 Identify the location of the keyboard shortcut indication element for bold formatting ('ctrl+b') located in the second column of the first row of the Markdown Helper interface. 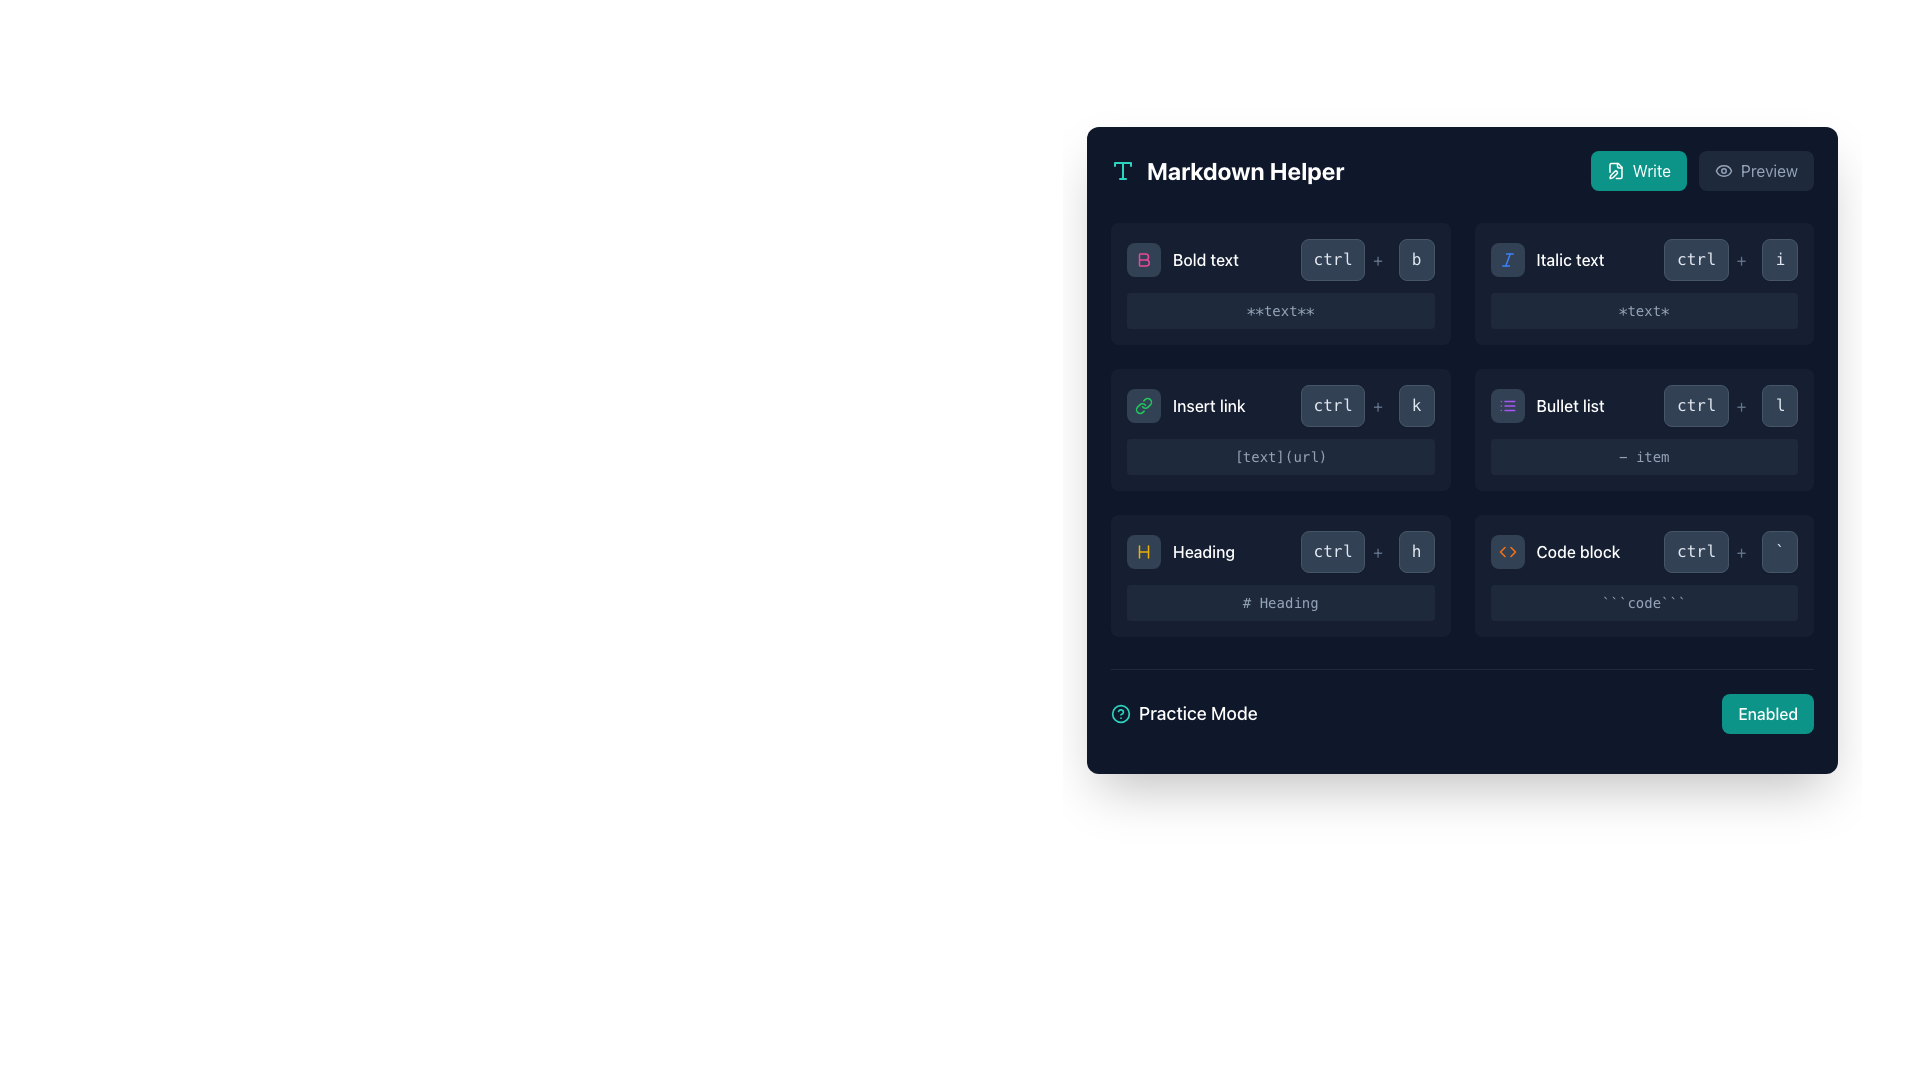
(1366, 258).